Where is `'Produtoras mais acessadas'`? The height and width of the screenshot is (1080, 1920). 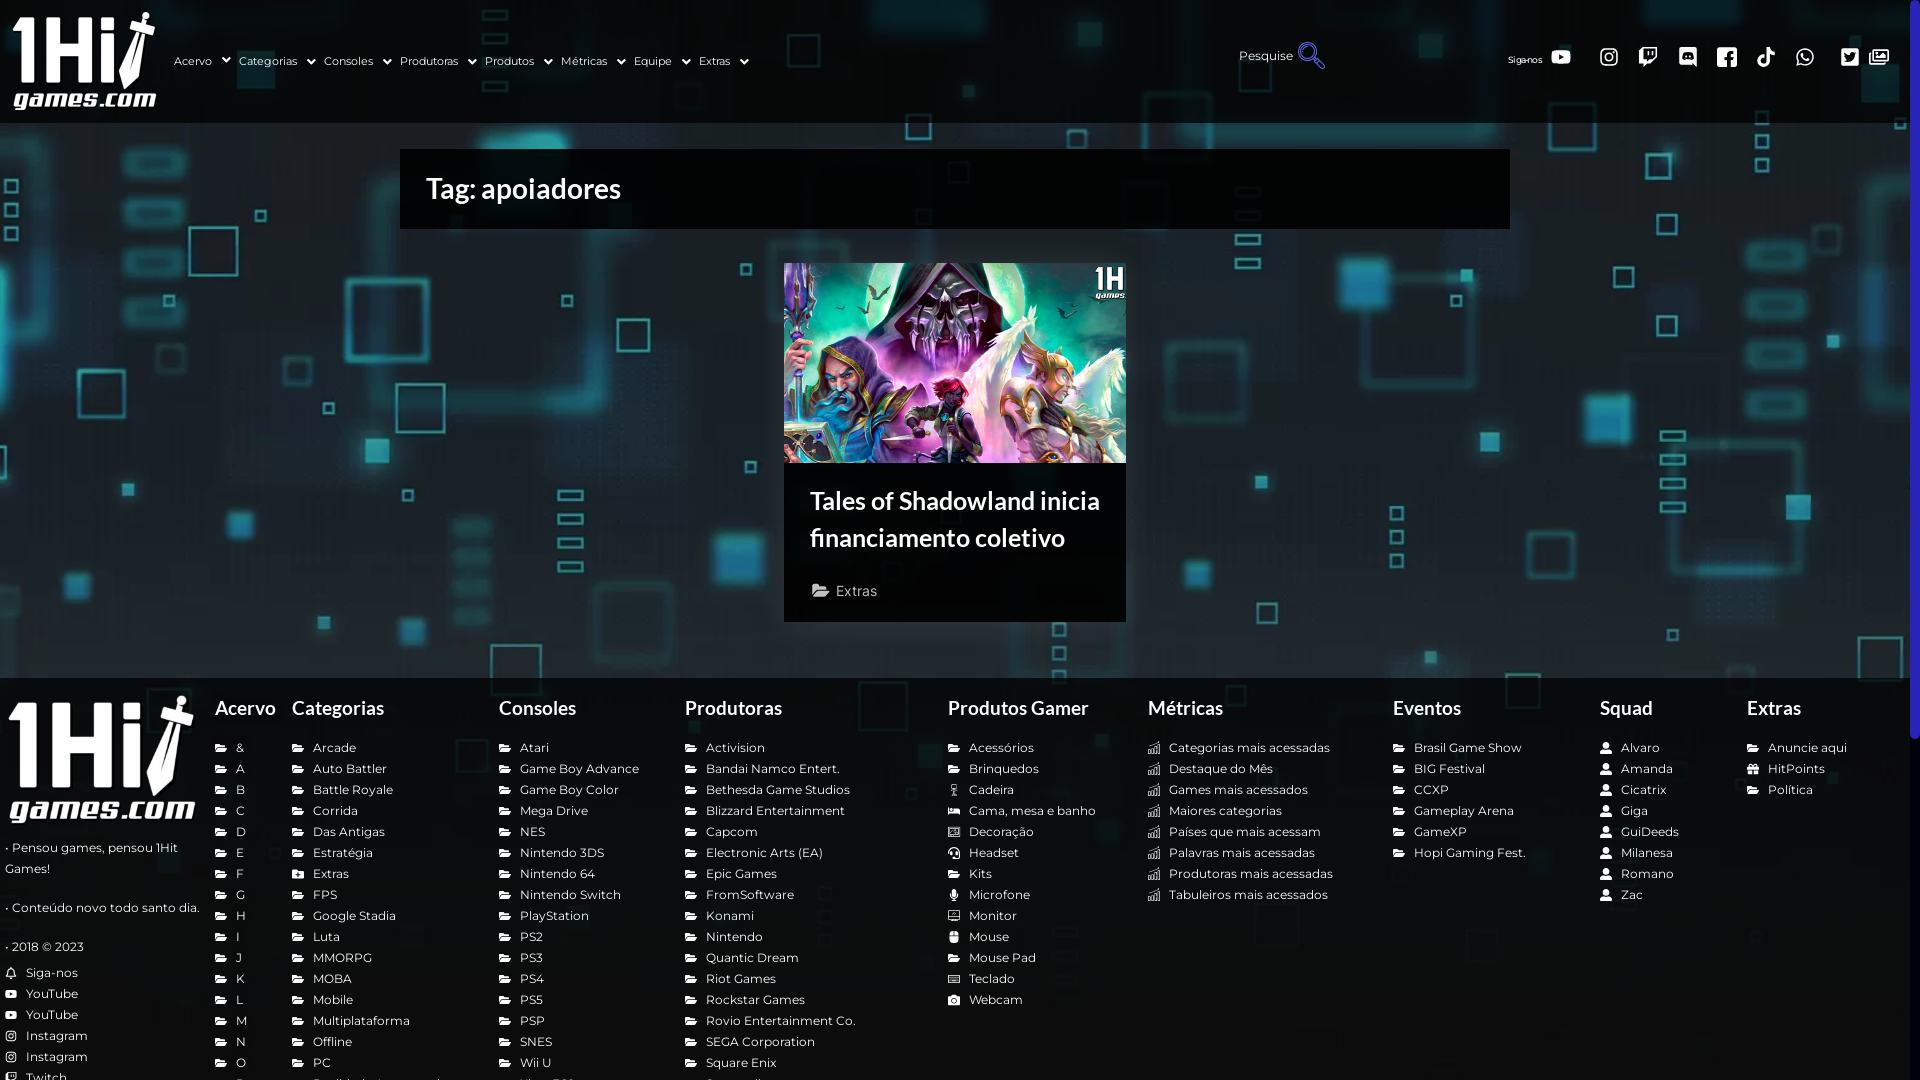 'Produtoras mais acessadas' is located at coordinates (1258, 872).